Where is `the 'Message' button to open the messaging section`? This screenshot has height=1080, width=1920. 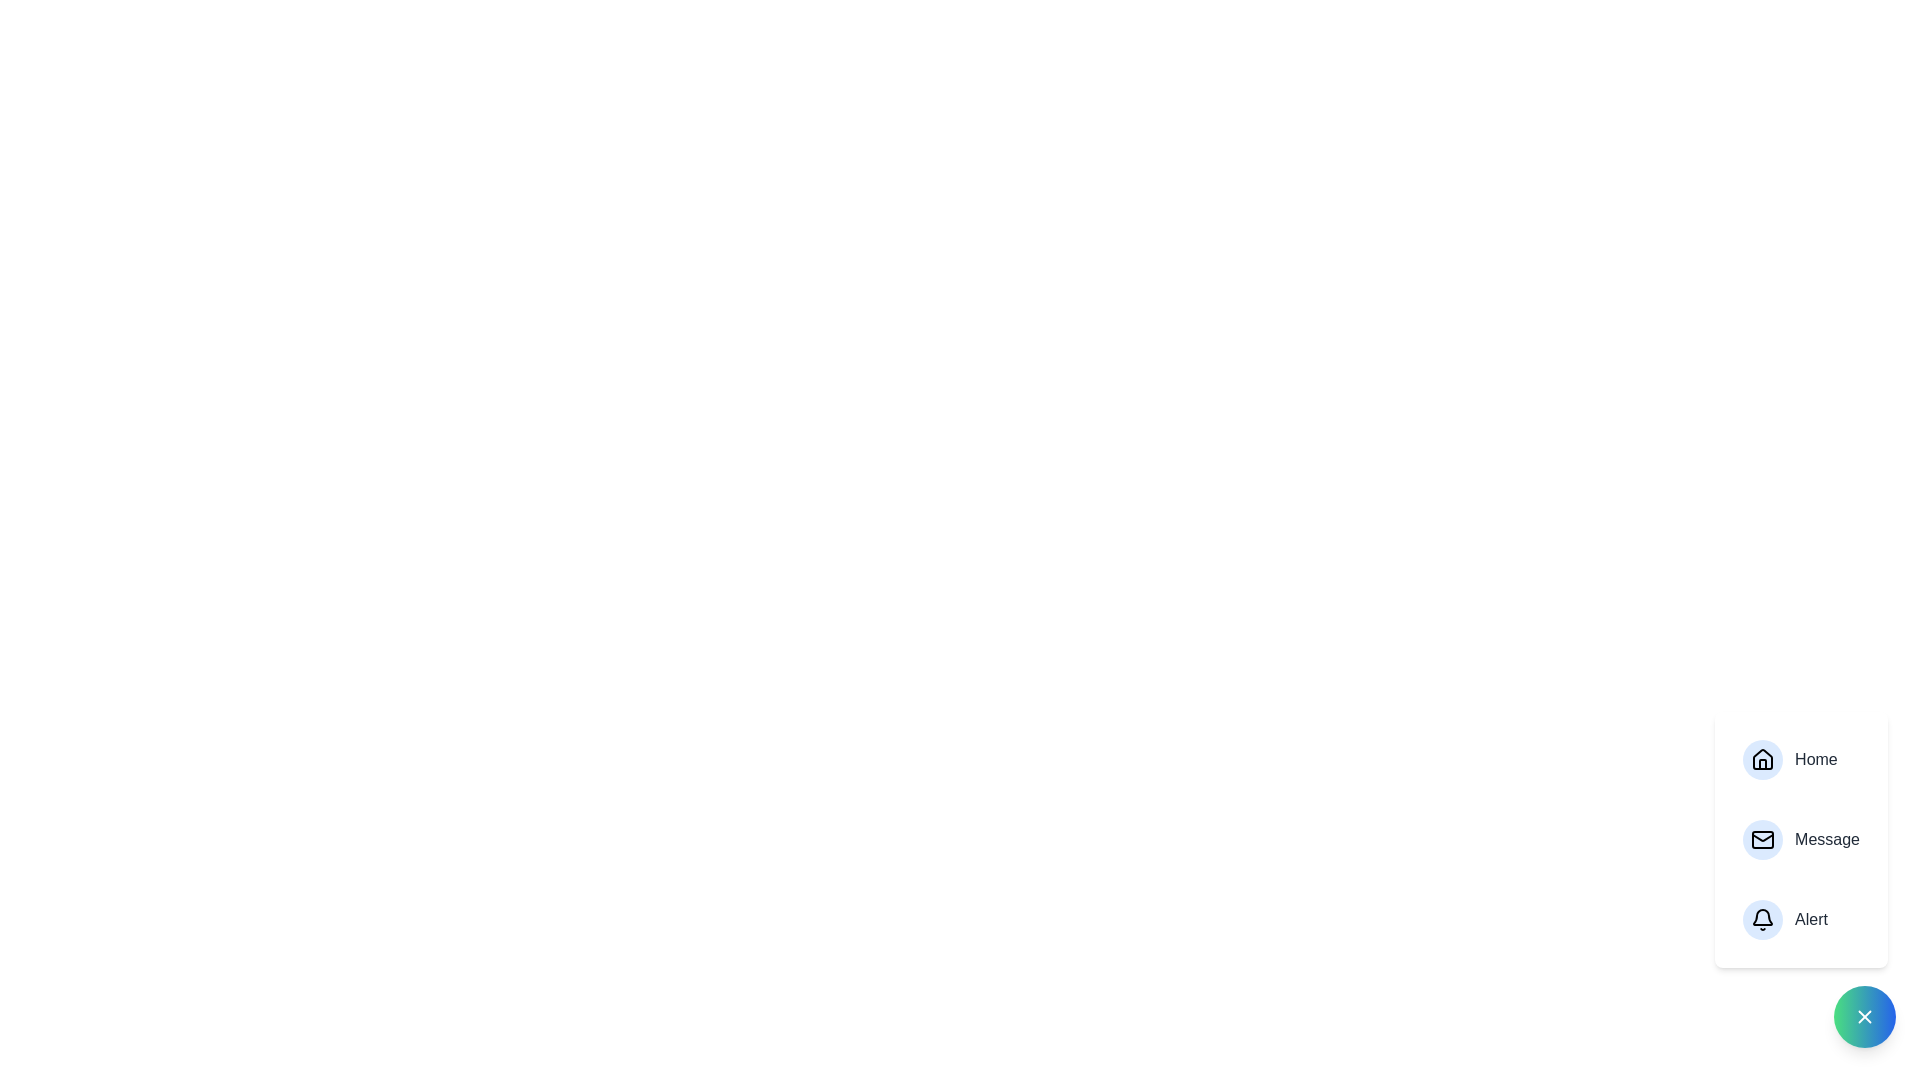
the 'Message' button to open the messaging section is located at coordinates (1800, 840).